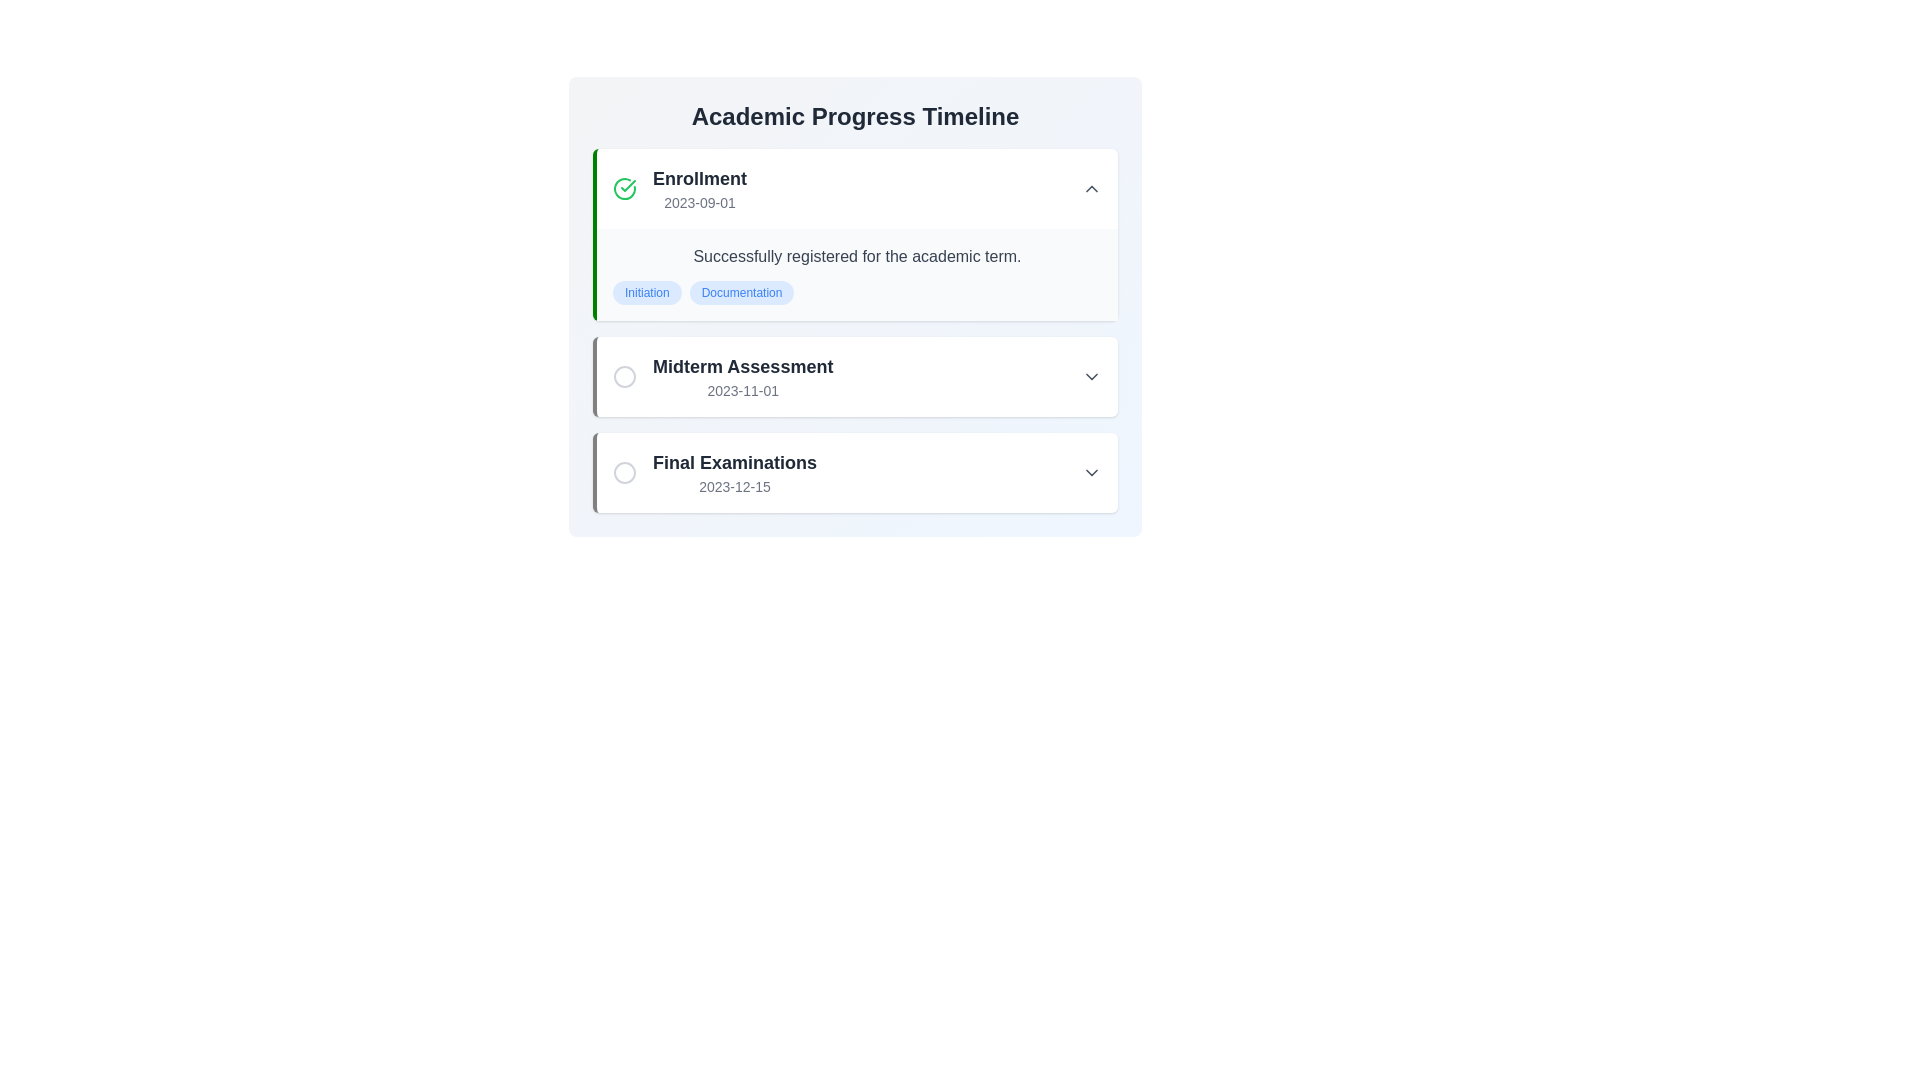  Describe the element at coordinates (742, 366) in the screenshot. I see `the static text label displaying 'Midterm Assessment', which is styled in bold dark gray font and positioned on the second card of the vertical timeline layout` at that location.